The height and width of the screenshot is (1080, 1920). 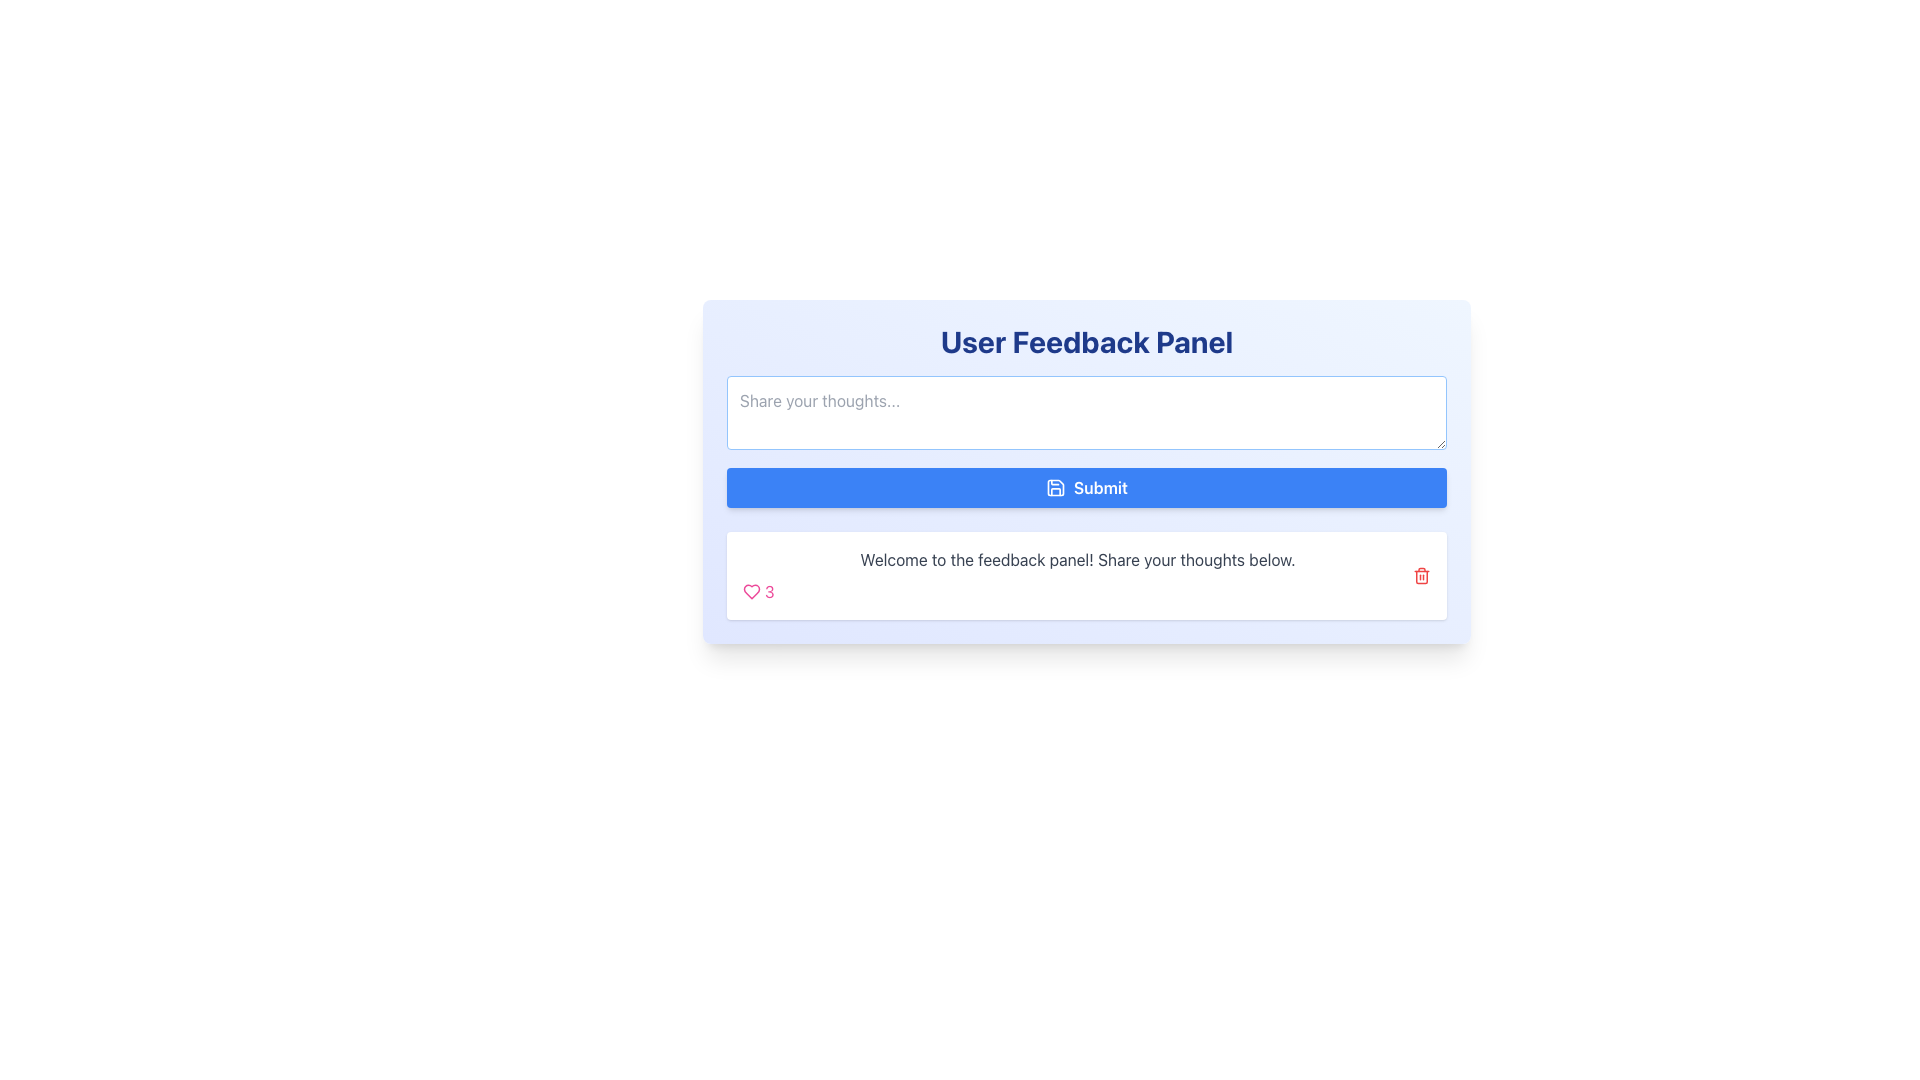 I want to click on the save icon, which is styled like a floppy disk and located on the left side of the blue 'Submit' button, so click(x=1055, y=488).